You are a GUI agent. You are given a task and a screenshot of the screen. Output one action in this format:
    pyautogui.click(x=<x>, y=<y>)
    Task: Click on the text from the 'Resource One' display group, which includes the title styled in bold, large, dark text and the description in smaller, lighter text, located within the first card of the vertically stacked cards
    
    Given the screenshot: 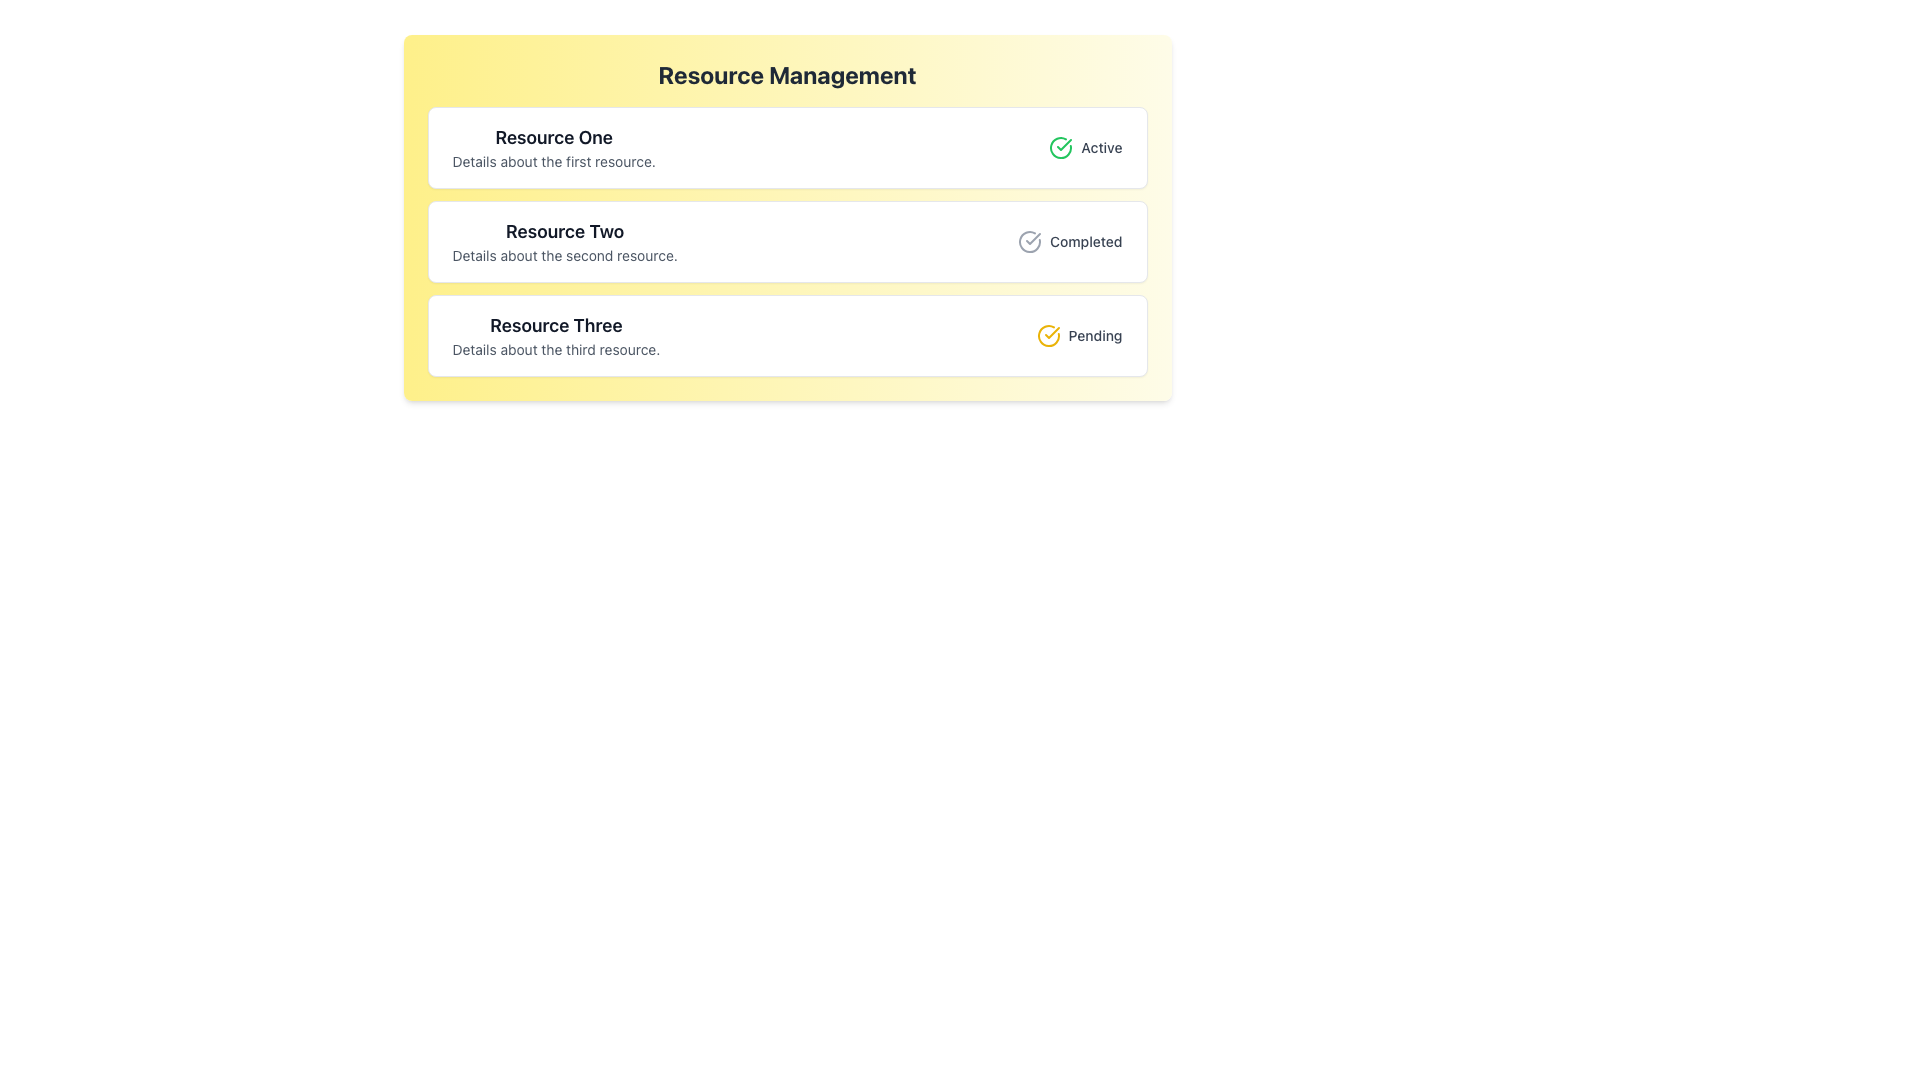 What is the action you would take?
    pyautogui.click(x=554, y=146)
    